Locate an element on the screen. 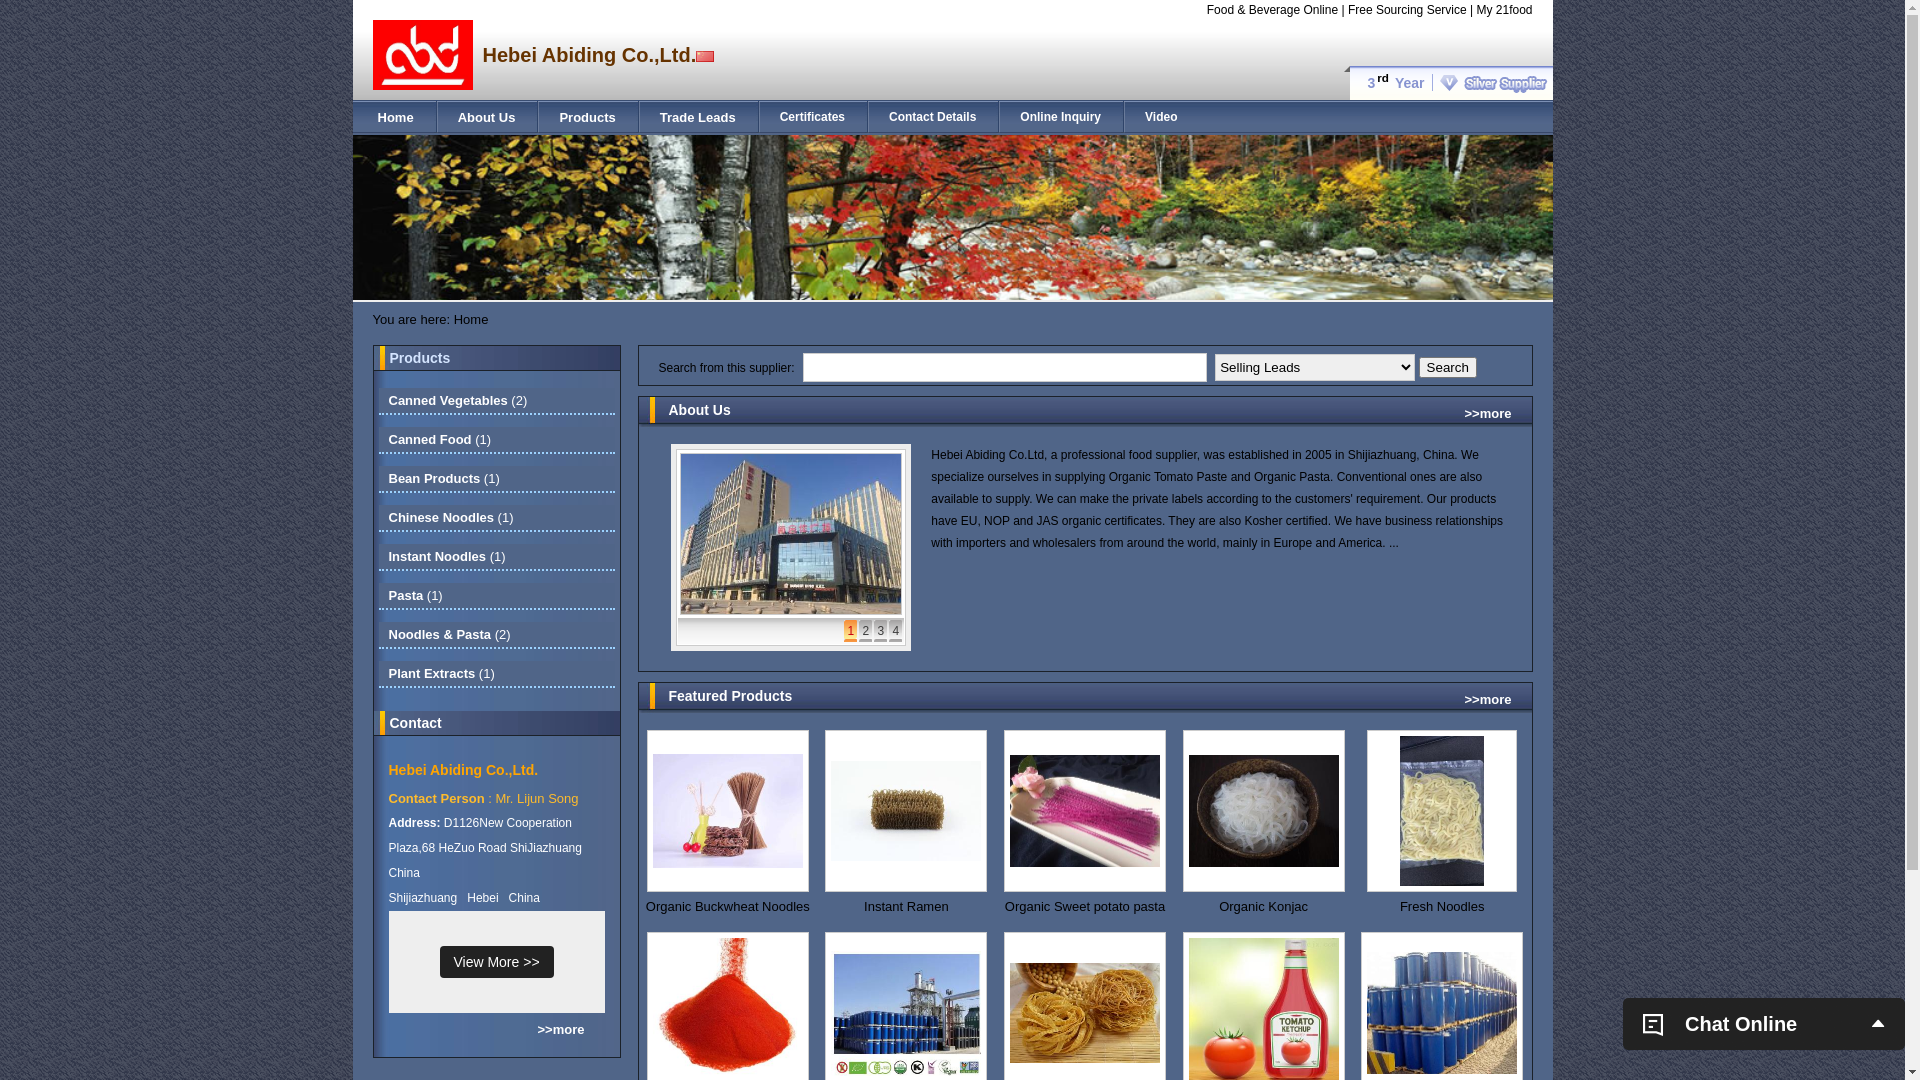  'Instant Noodles (1)' is located at coordinates (445, 556).